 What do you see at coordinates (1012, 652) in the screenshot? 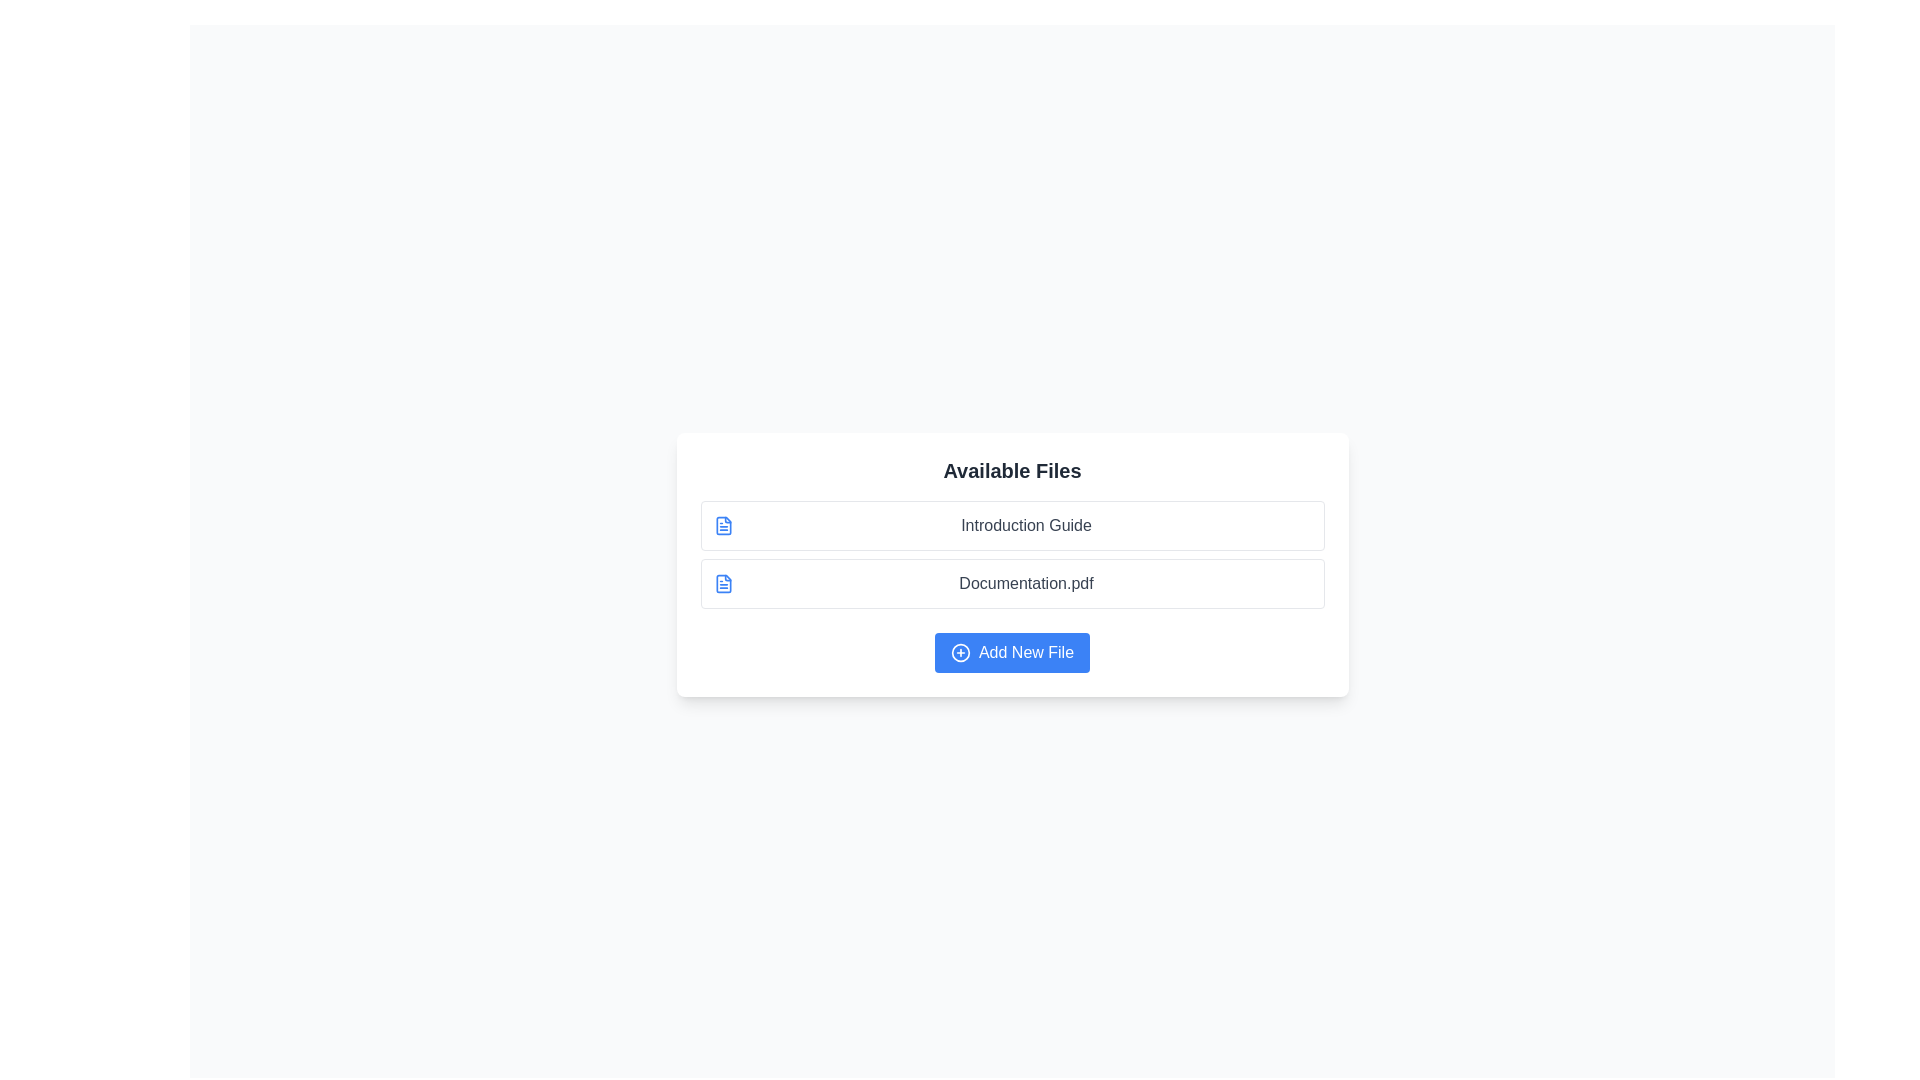
I see `the distinct rectangular button with rounded edges, blue background, and white text 'Add New File' to initiate the file addition process` at bounding box center [1012, 652].